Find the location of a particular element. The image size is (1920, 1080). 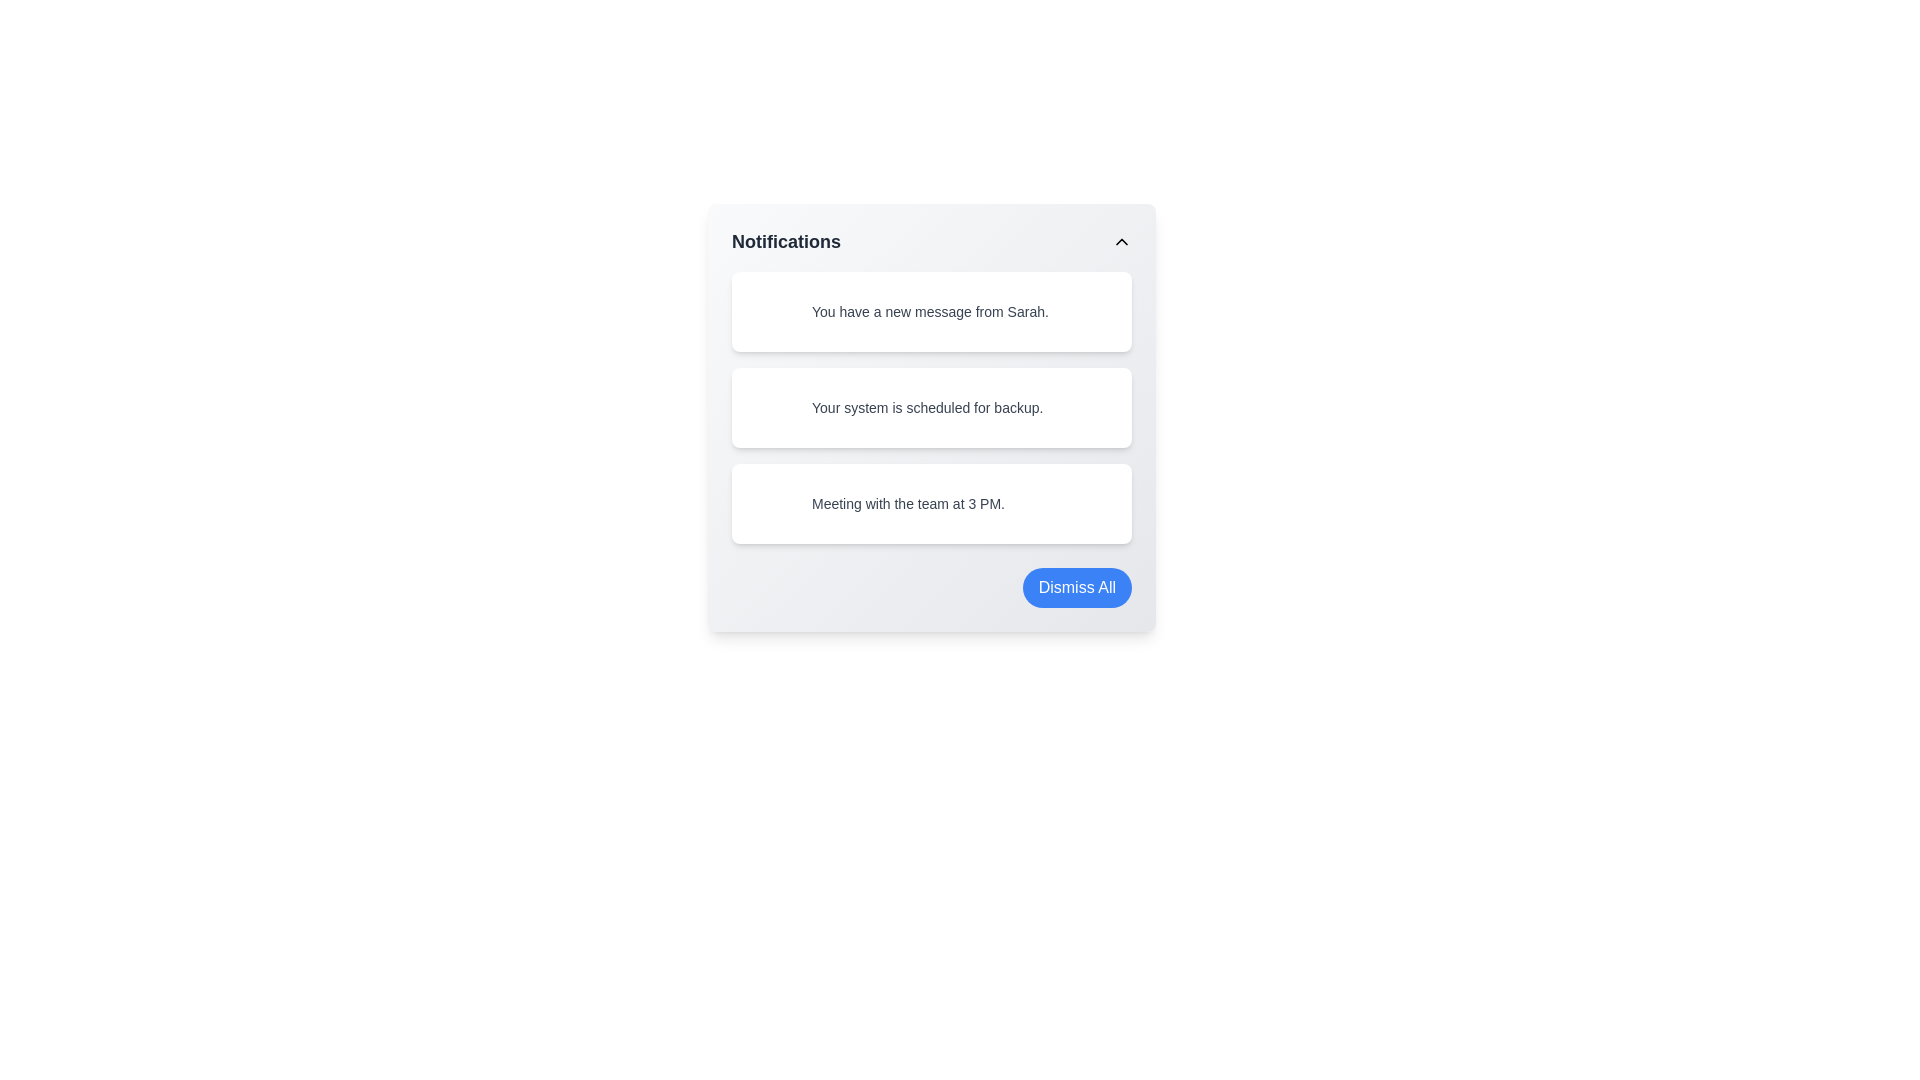

the visual state of the bell icon located in the top-left corner of the second notification card within the notification panel is located at coordinates (771, 407).